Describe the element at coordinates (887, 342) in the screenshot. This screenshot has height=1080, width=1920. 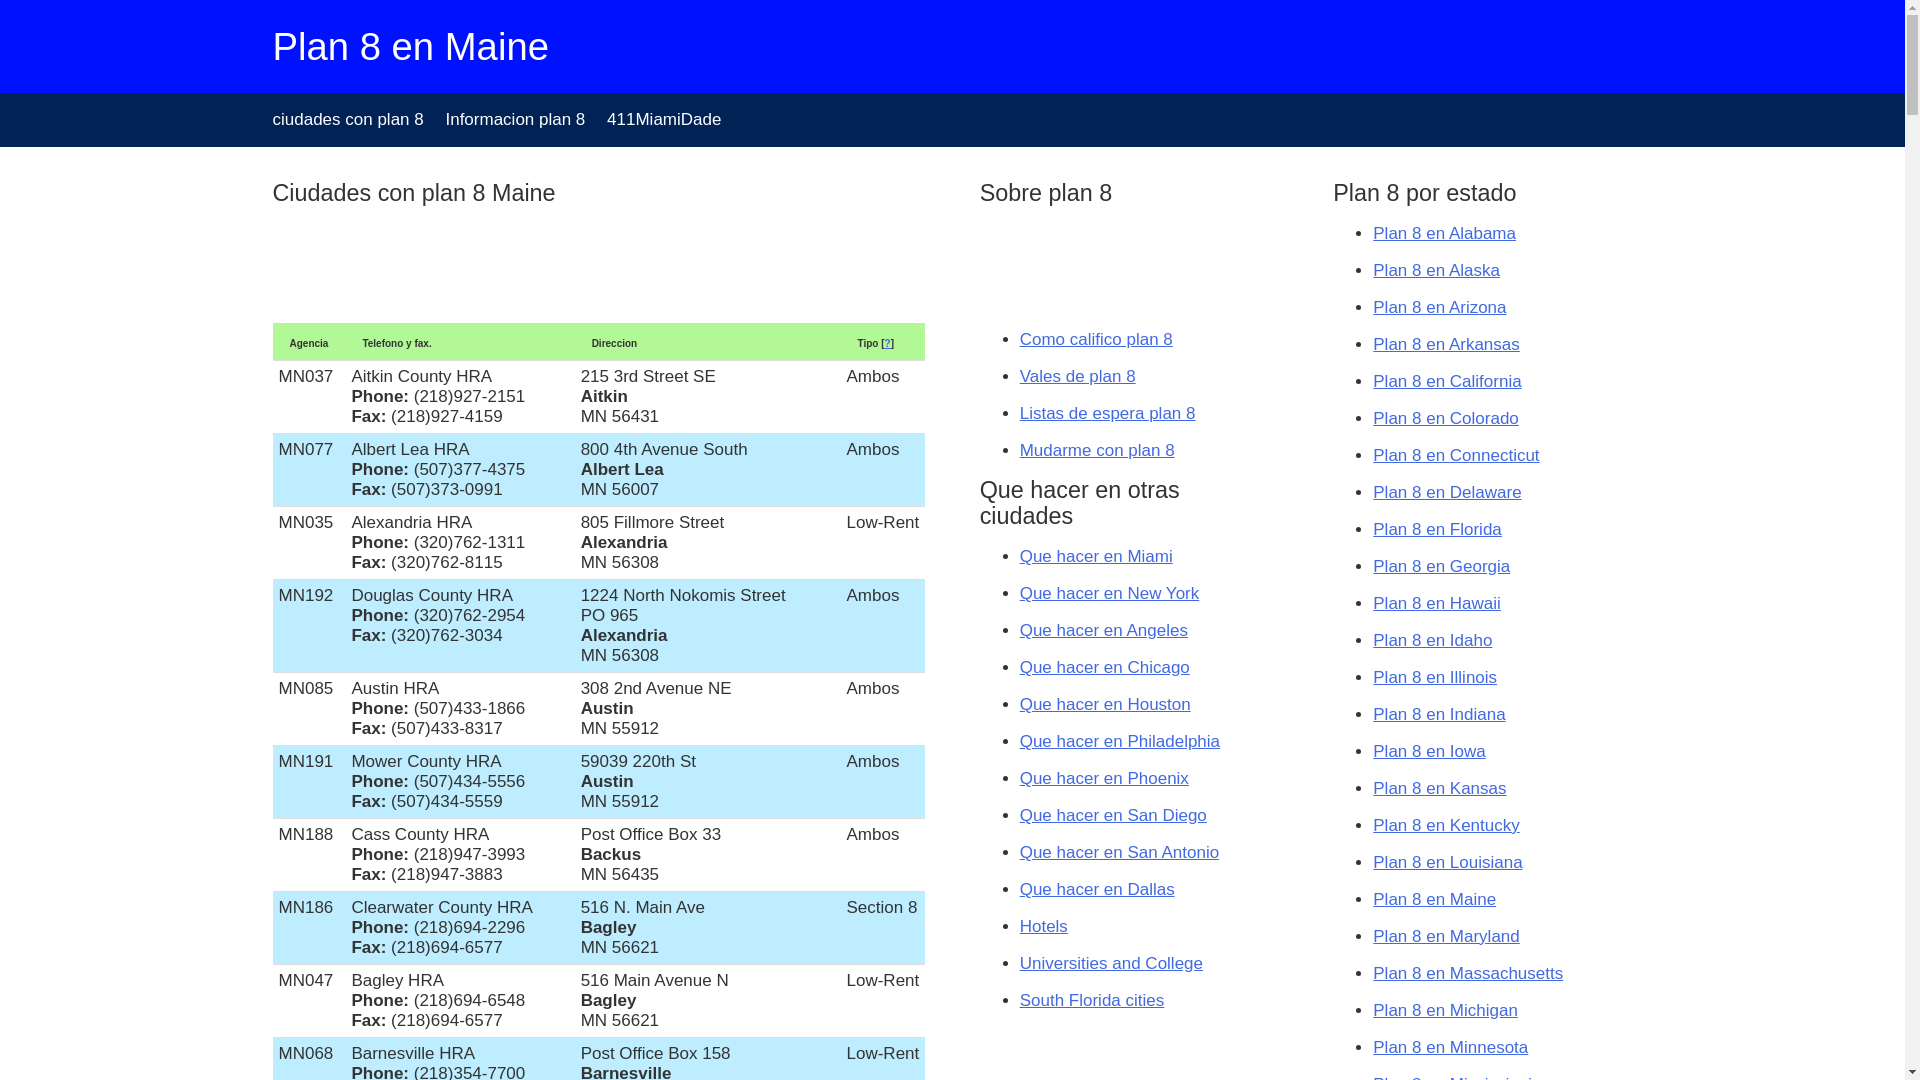
I see `'?'` at that location.